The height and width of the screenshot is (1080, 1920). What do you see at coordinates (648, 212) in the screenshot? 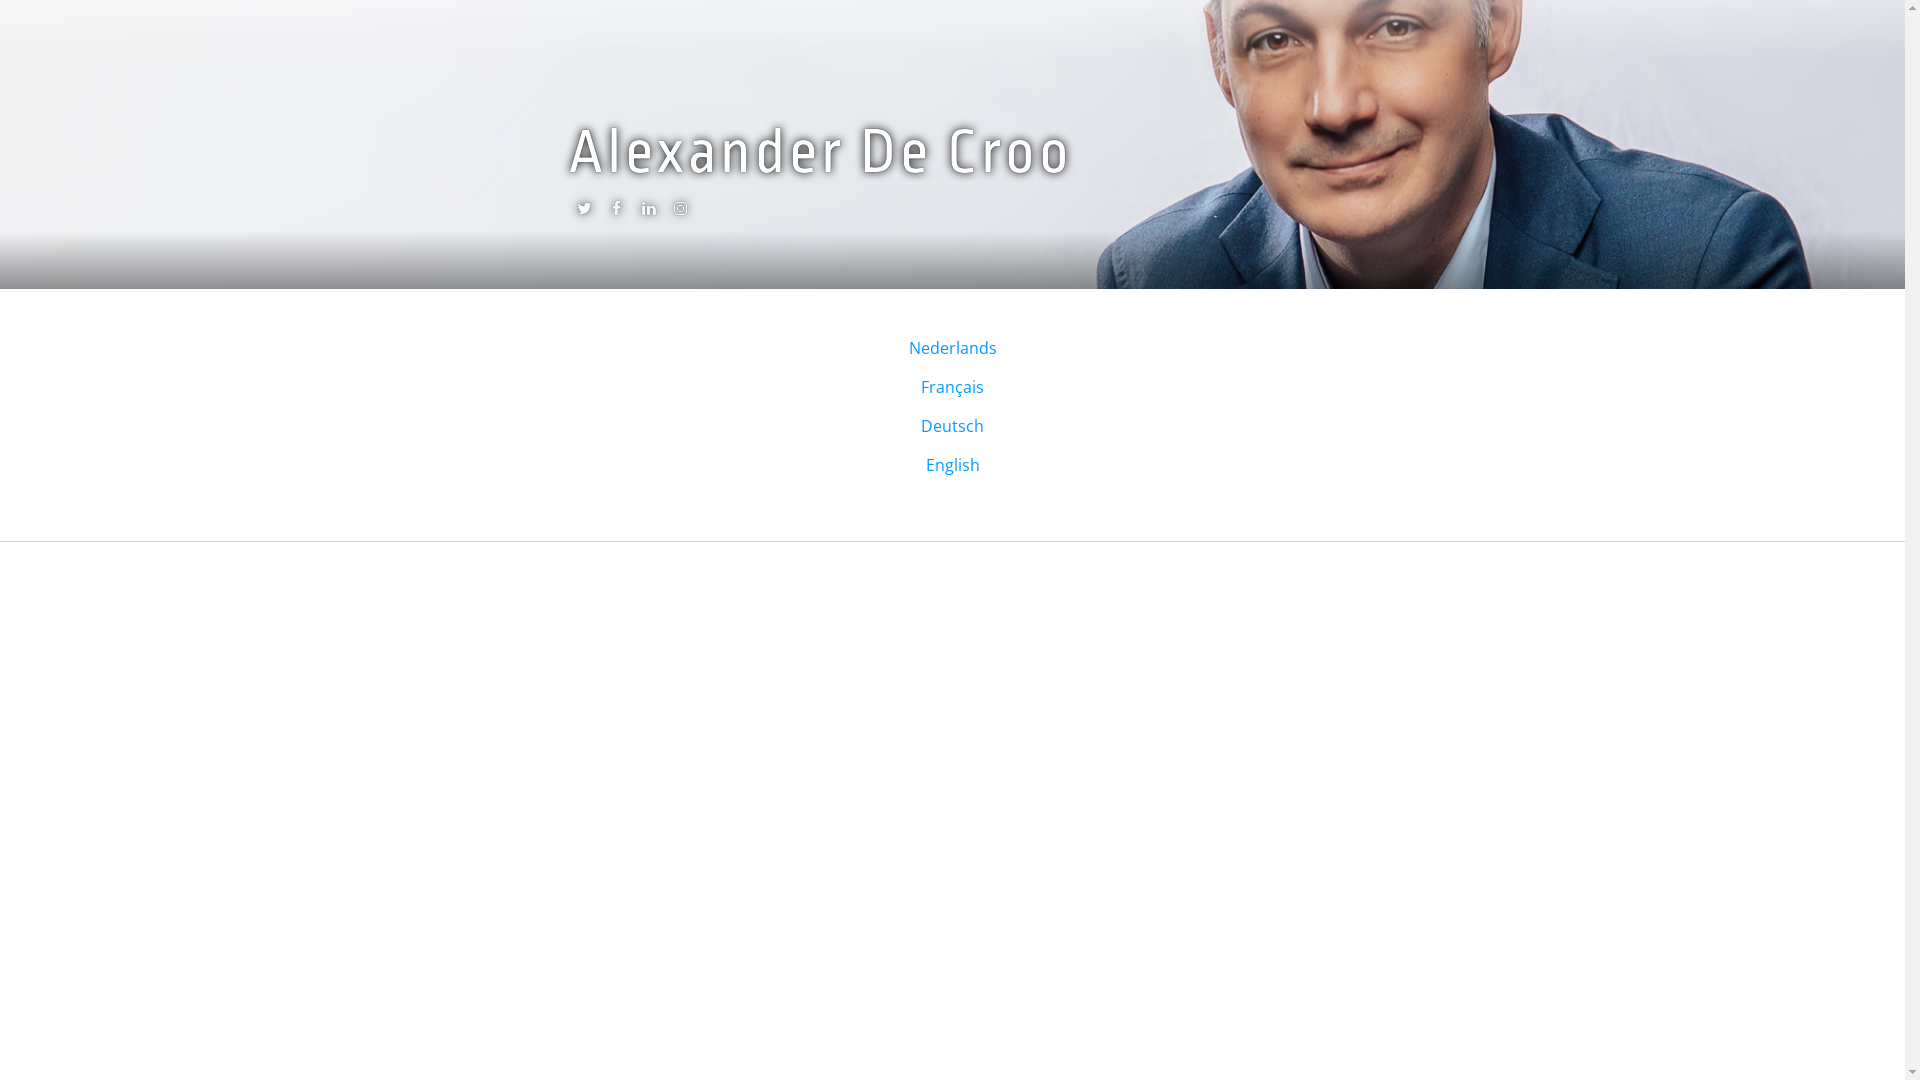
I see `'linkedin'` at bounding box center [648, 212].